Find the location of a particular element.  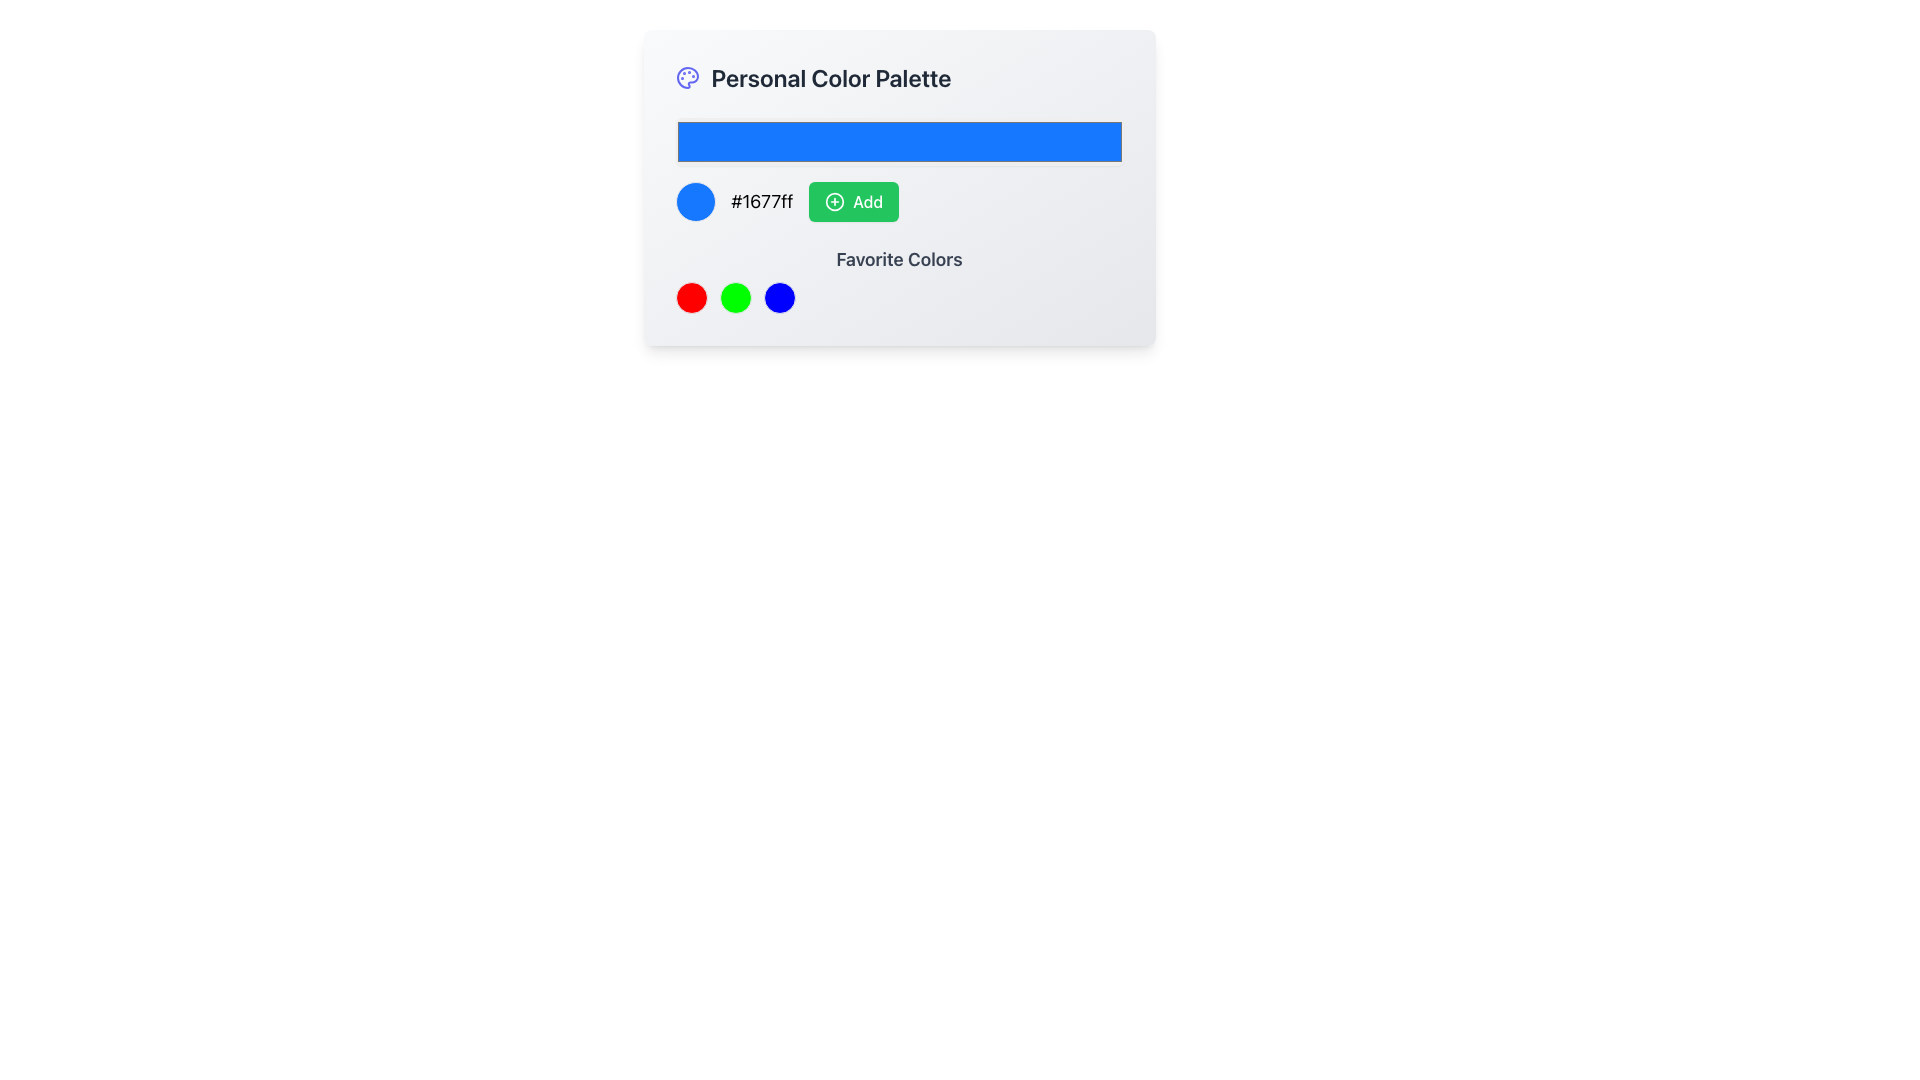

the static text display with the hexadecimal color code '#1677ff', which is centrally located between a blue color preview on its left and an 'Add' button on its right is located at coordinates (761, 201).